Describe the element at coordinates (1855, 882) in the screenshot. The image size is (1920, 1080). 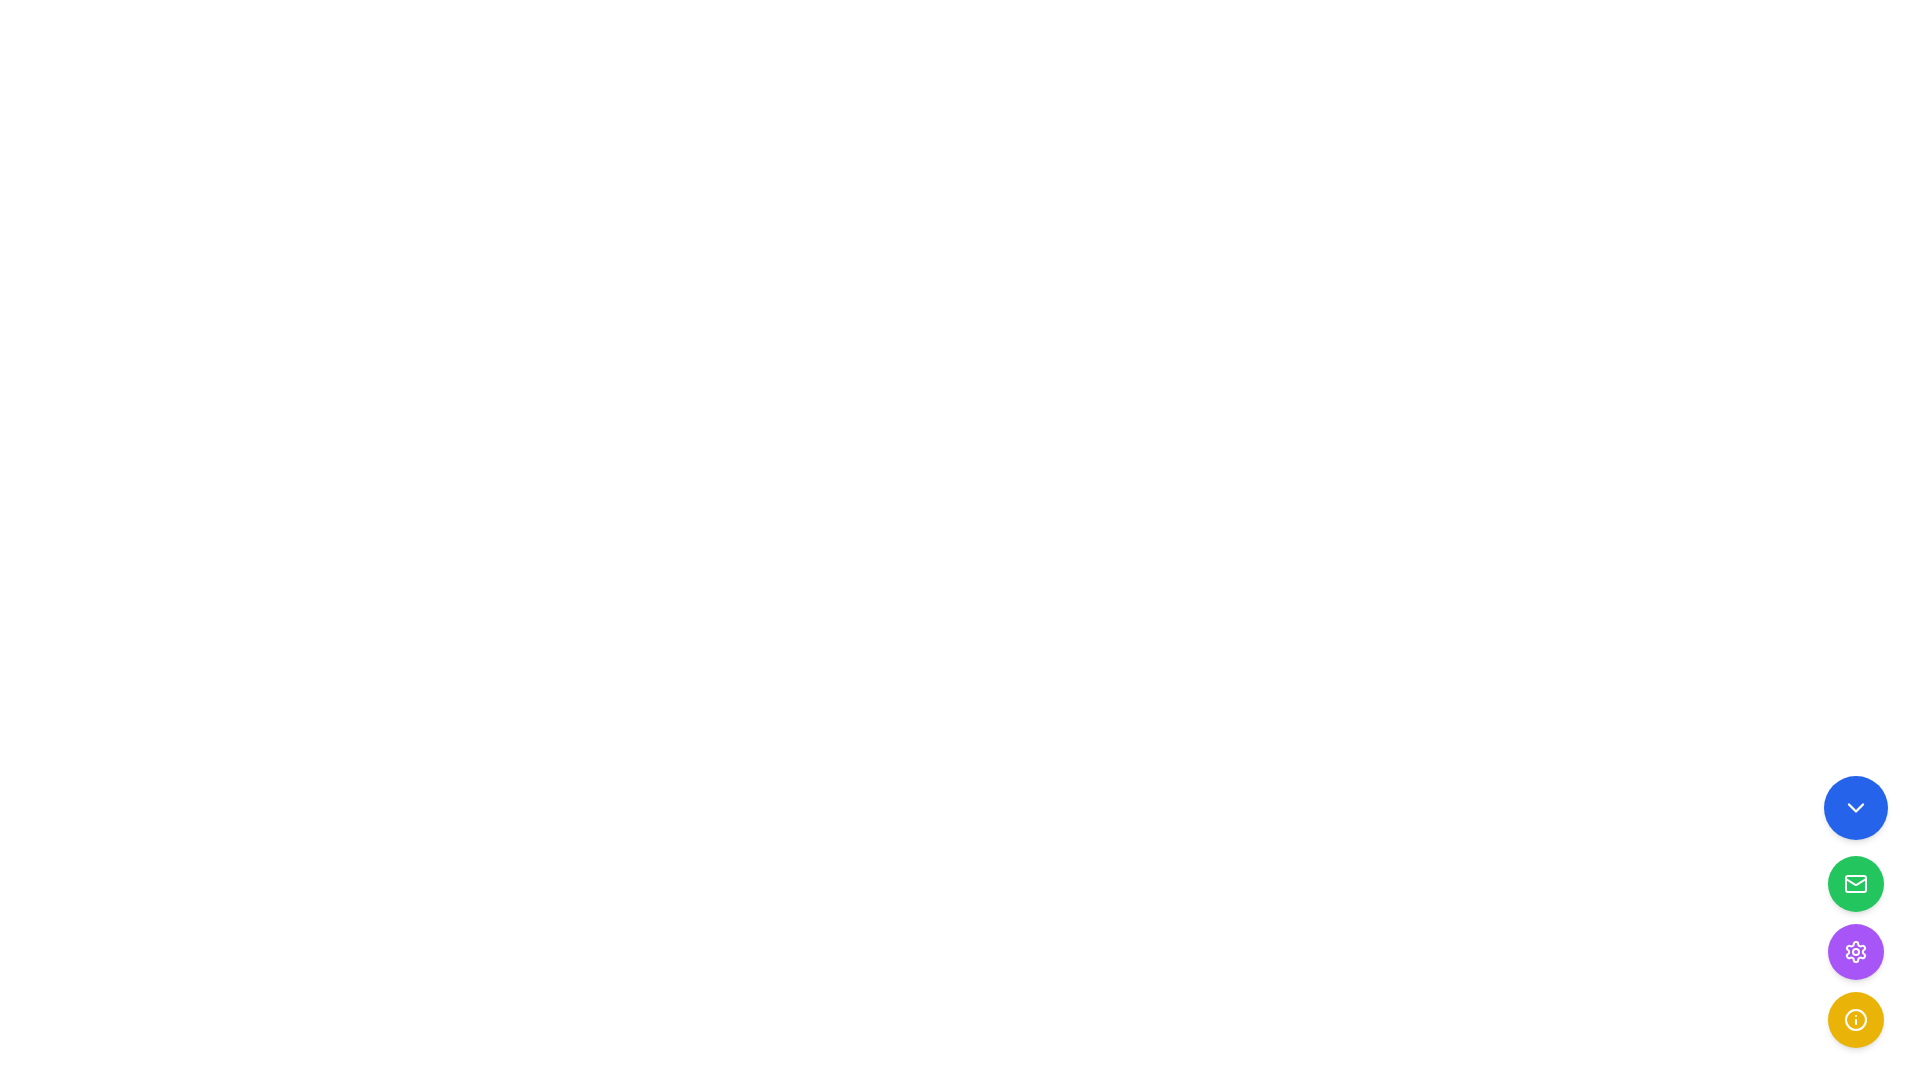
I see `the decorative icon component of the mail button, which is the rectangular part of the mail icon located in the middle-right vertical stack of circular buttons` at that location.